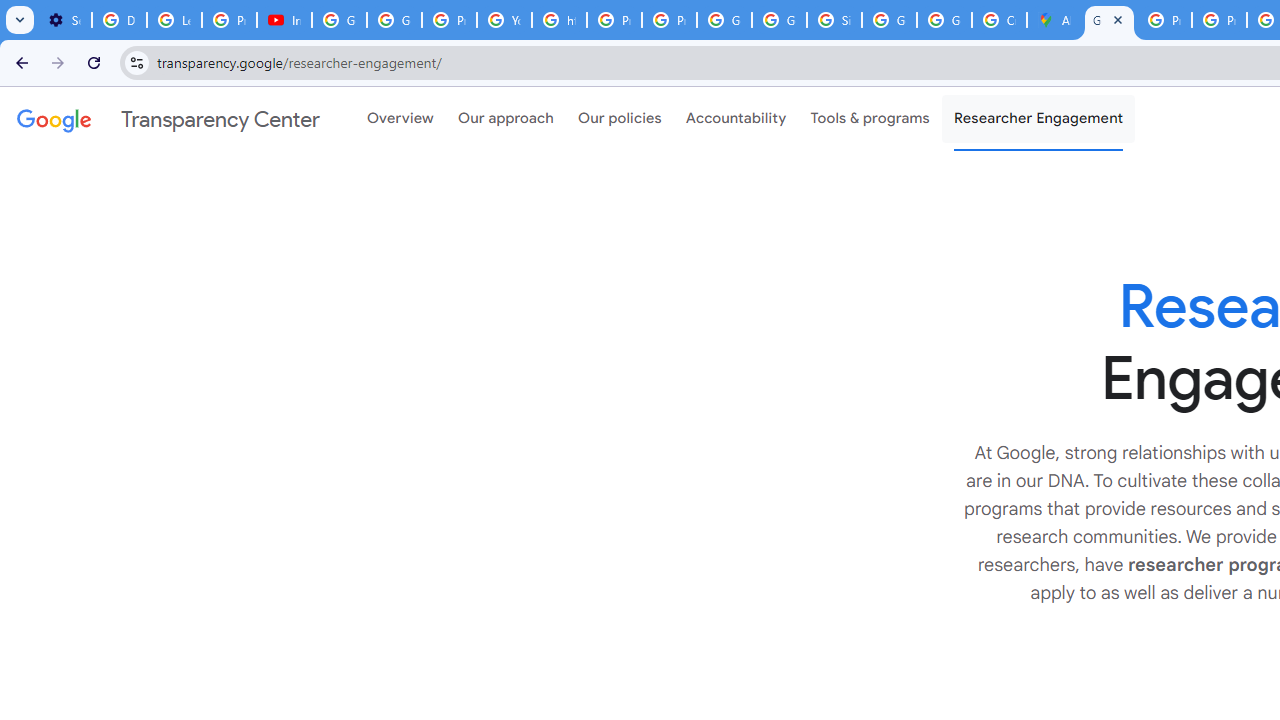  Describe the element at coordinates (619, 119) in the screenshot. I see `'Our policies'` at that location.